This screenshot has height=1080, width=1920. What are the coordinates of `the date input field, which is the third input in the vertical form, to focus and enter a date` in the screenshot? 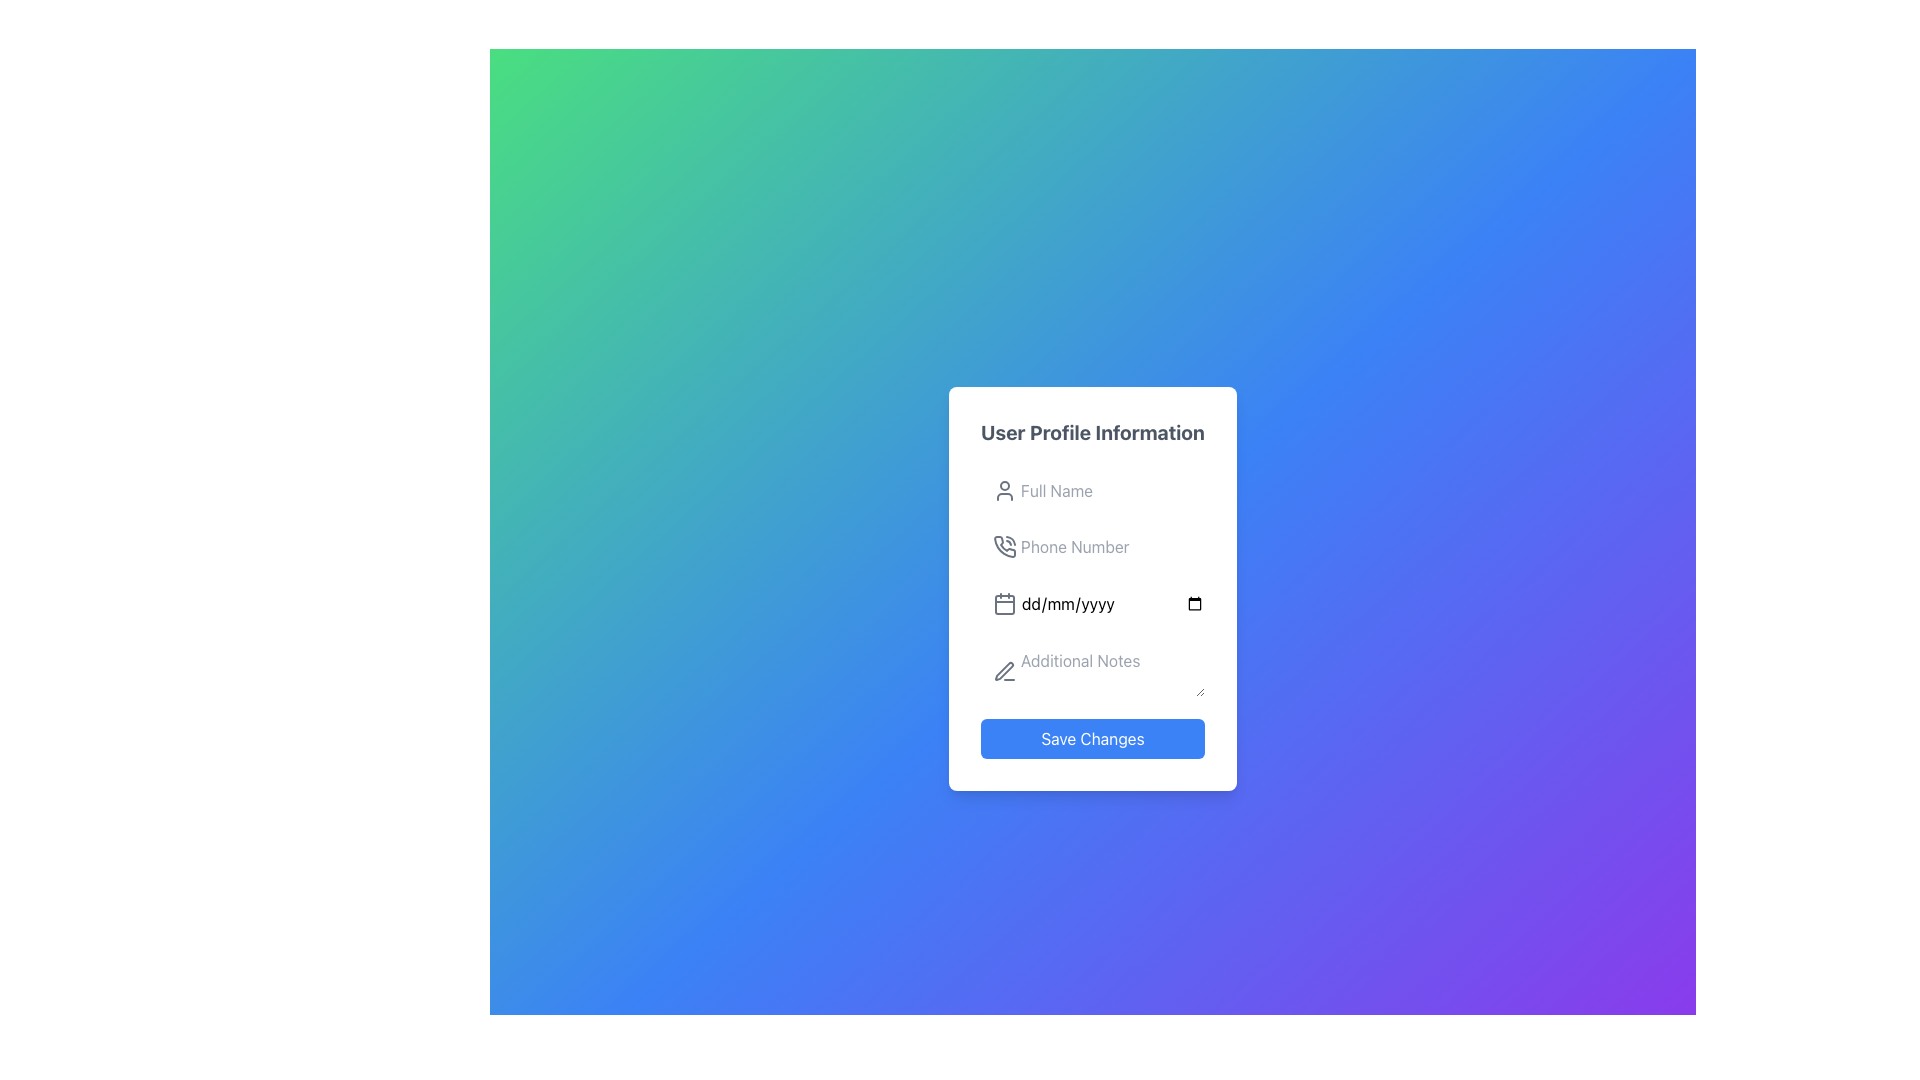 It's located at (1092, 603).